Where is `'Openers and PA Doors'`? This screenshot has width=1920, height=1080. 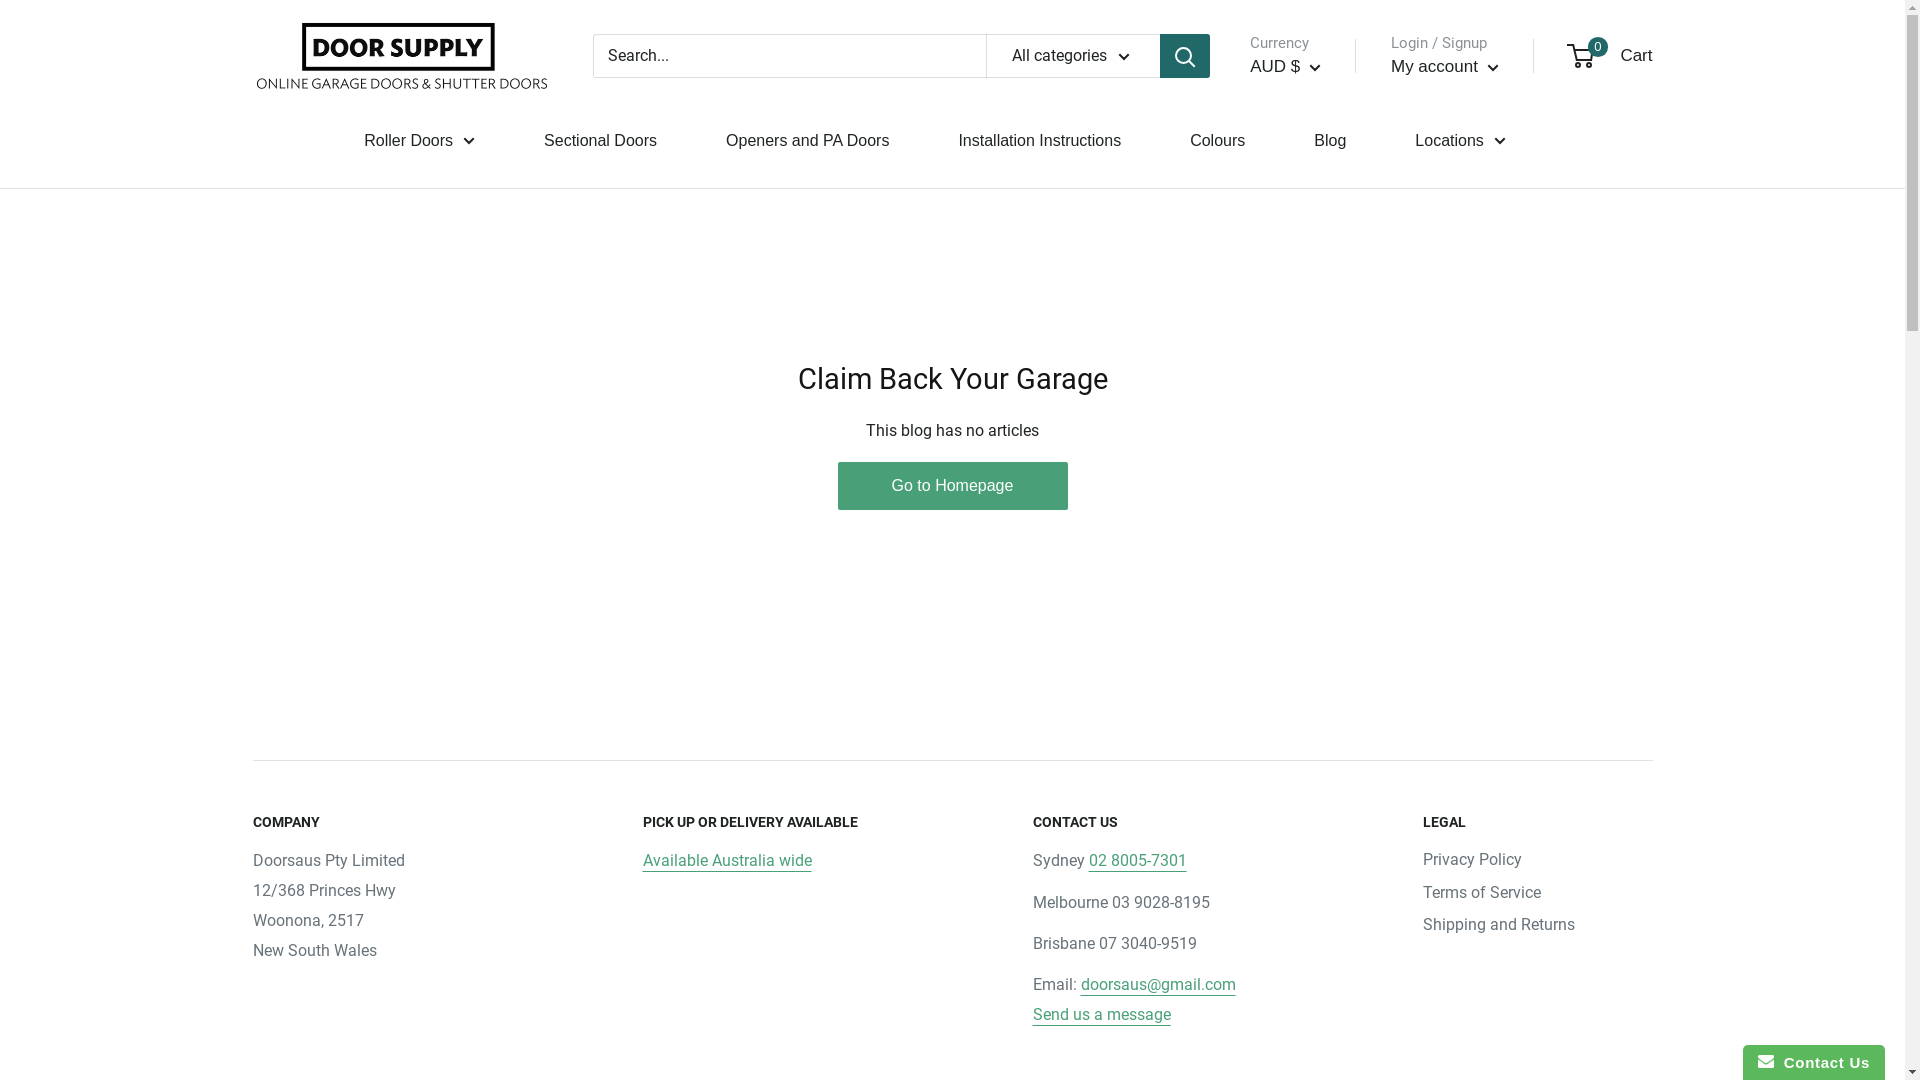 'Openers and PA Doors' is located at coordinates (807, 140).